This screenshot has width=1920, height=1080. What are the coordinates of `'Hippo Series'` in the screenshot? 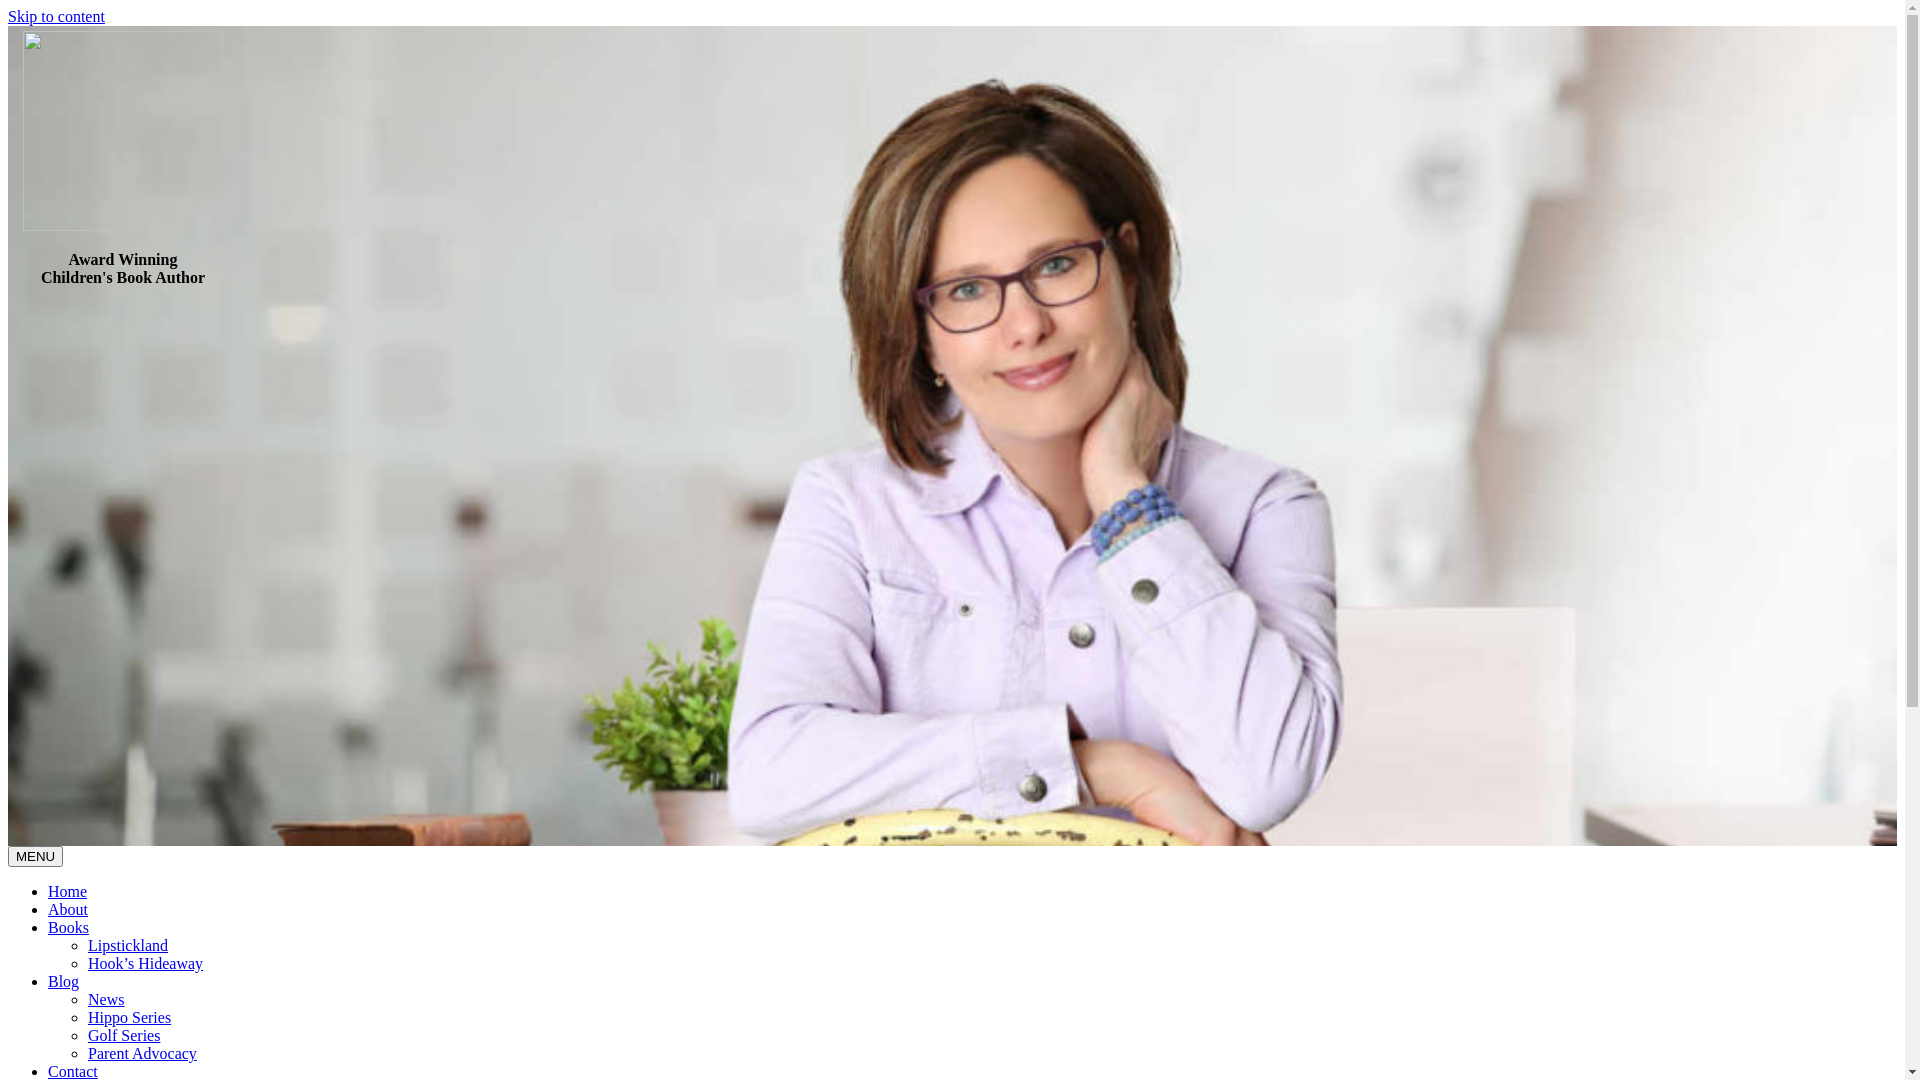 It's located at (86, 1017).